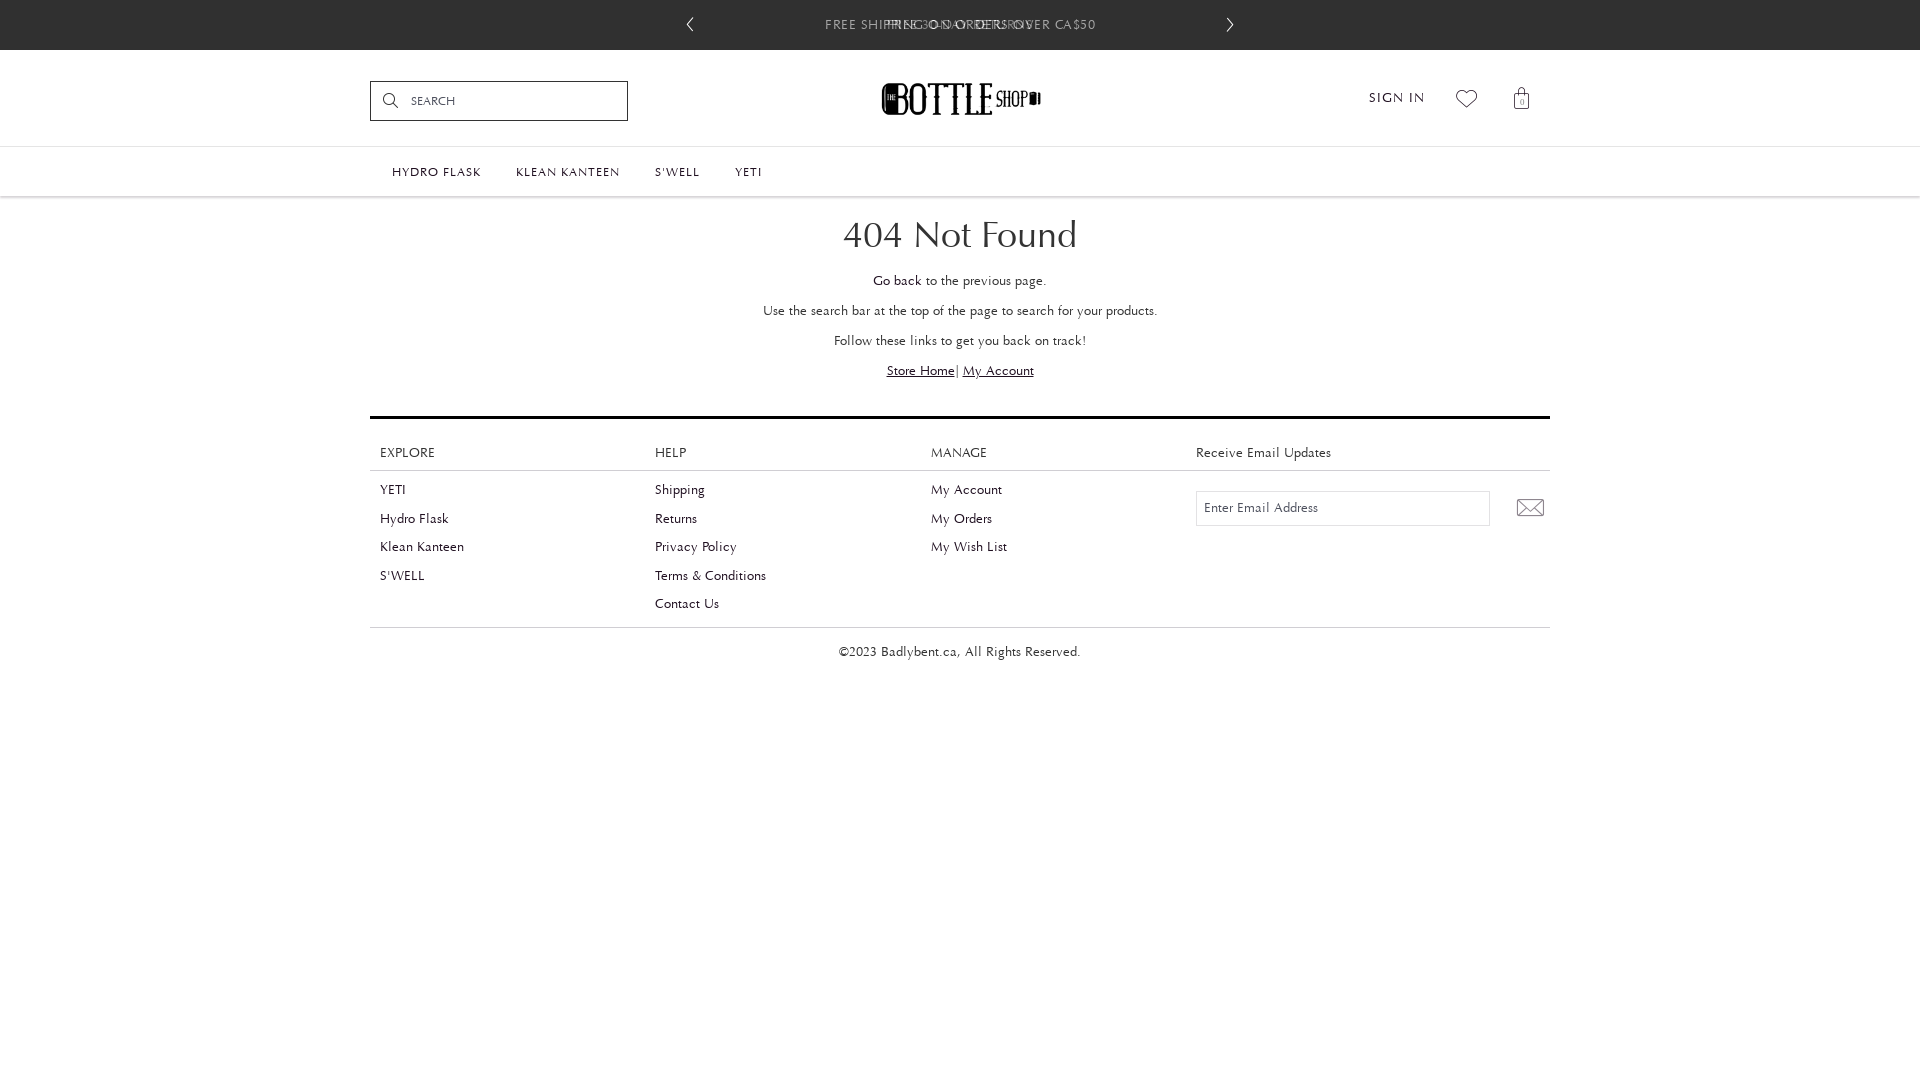 The width and height of the screenshot is (1920, 1080). I want to click on 'Privacy Policy', so click(696, 547).